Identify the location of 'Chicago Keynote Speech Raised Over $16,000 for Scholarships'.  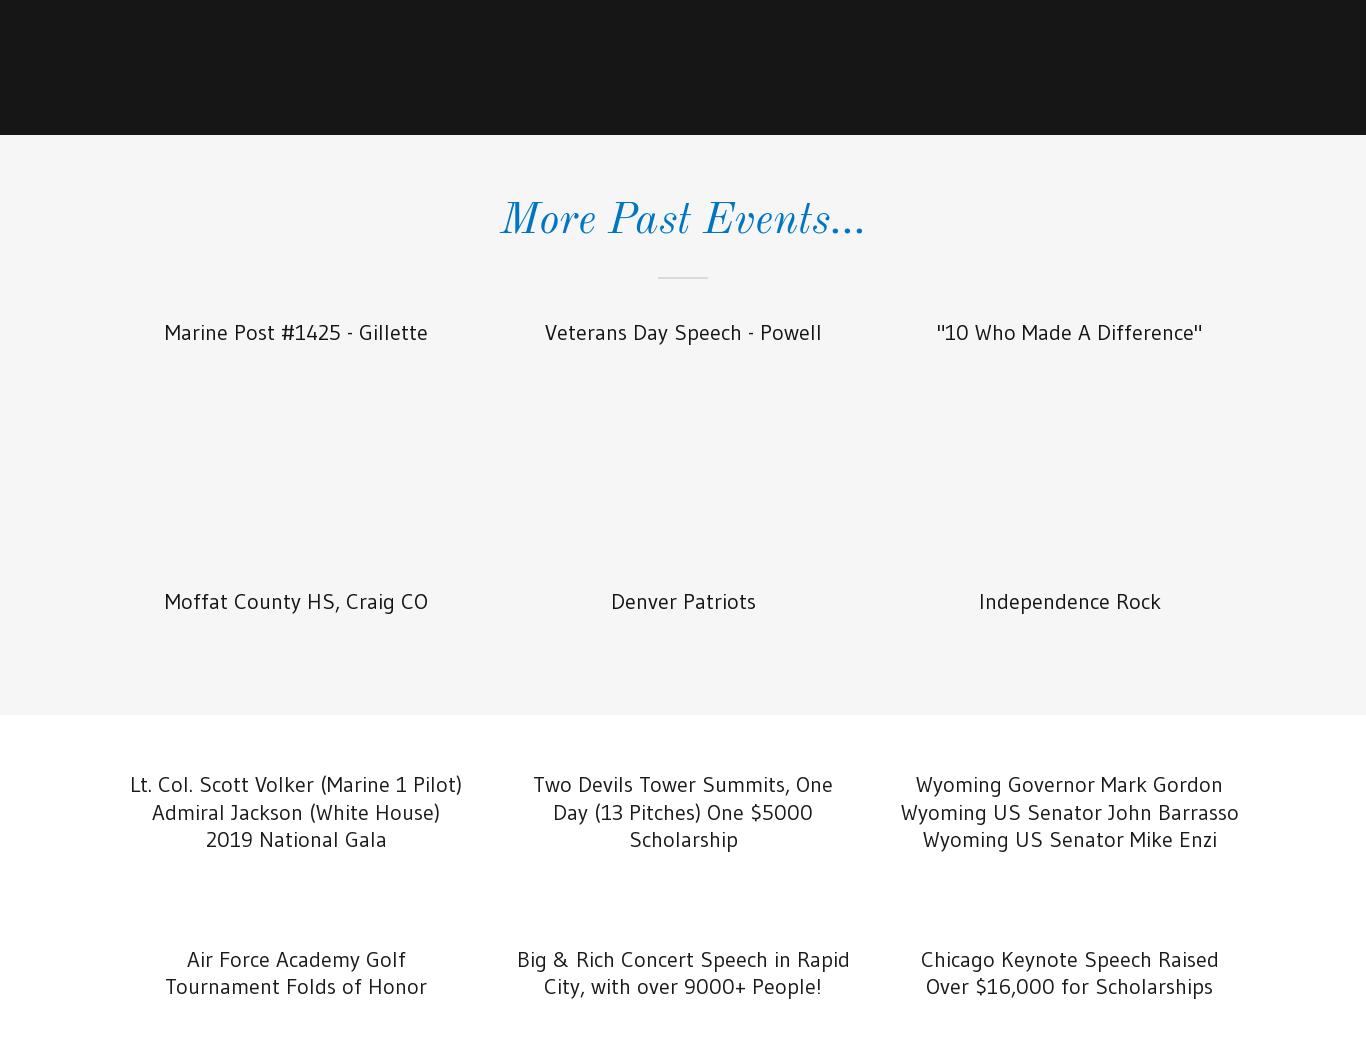
(1068, 971).